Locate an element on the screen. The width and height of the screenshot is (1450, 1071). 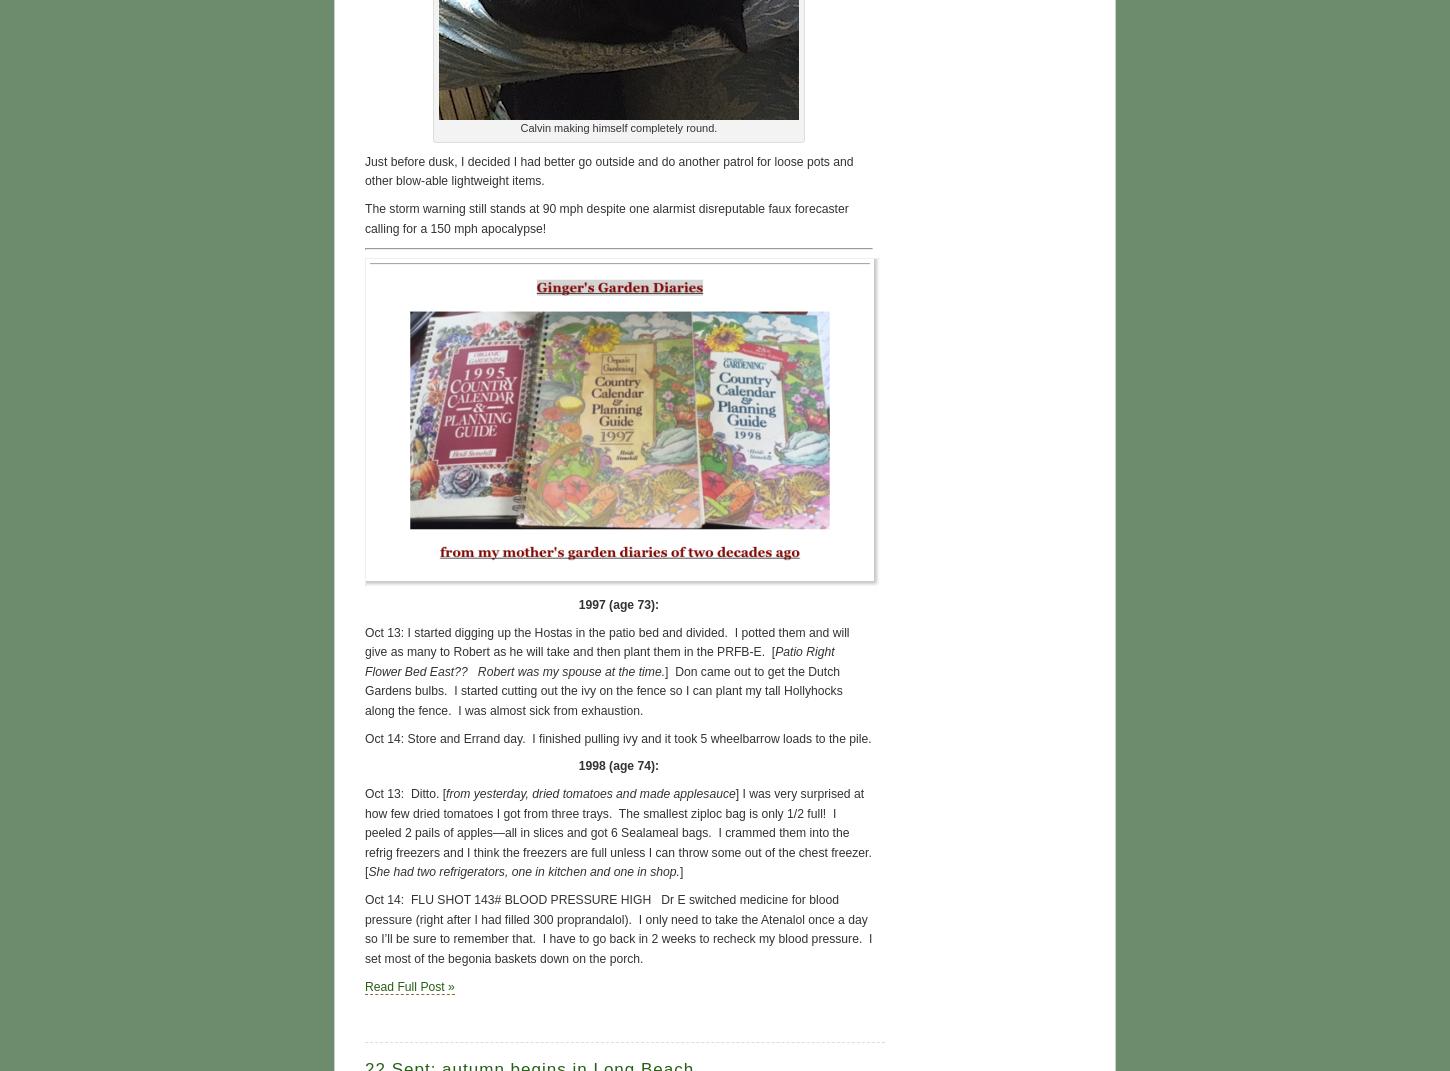
'Oct 13:  Ditto. [' is located at coordinates (404, 793).